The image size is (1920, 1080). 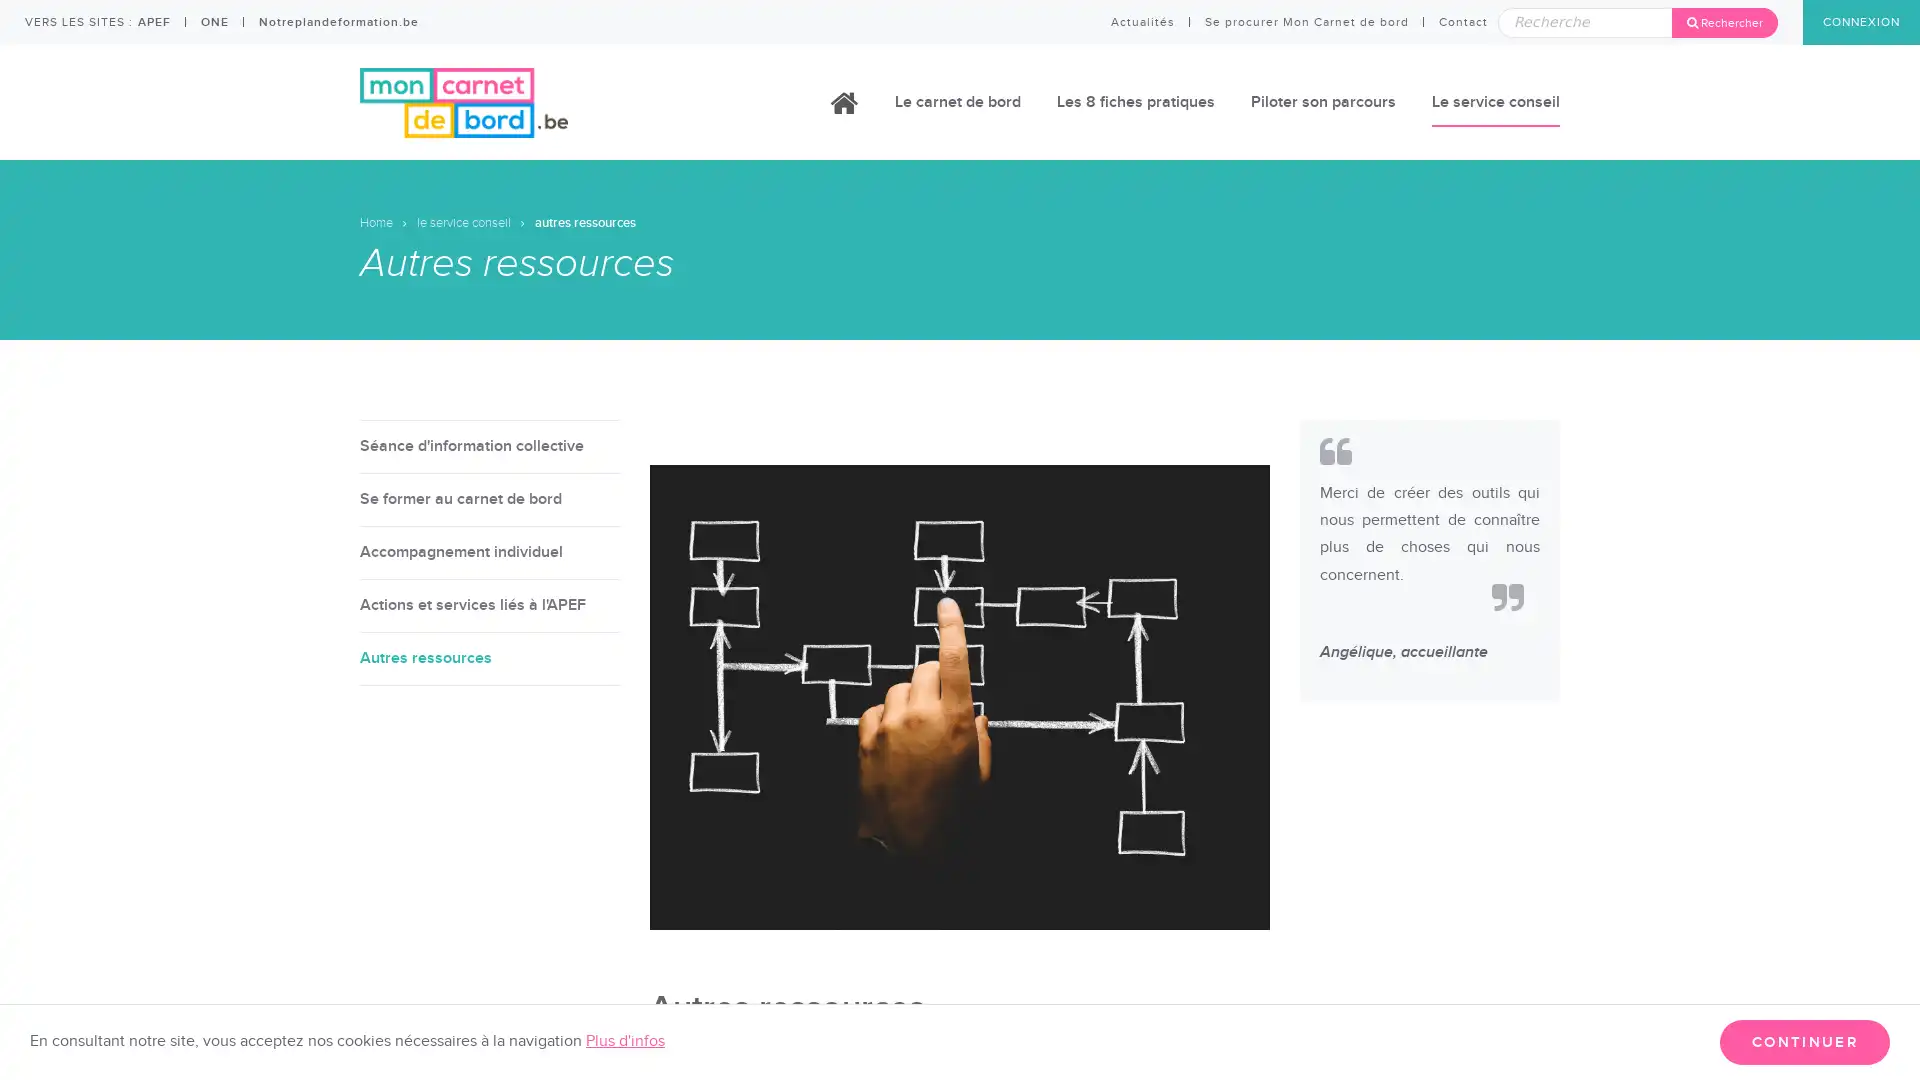 What do you see at coordinates (1723, 22) in the screenshot?
I see `Rechercher` at bounding box center [1723, 22].